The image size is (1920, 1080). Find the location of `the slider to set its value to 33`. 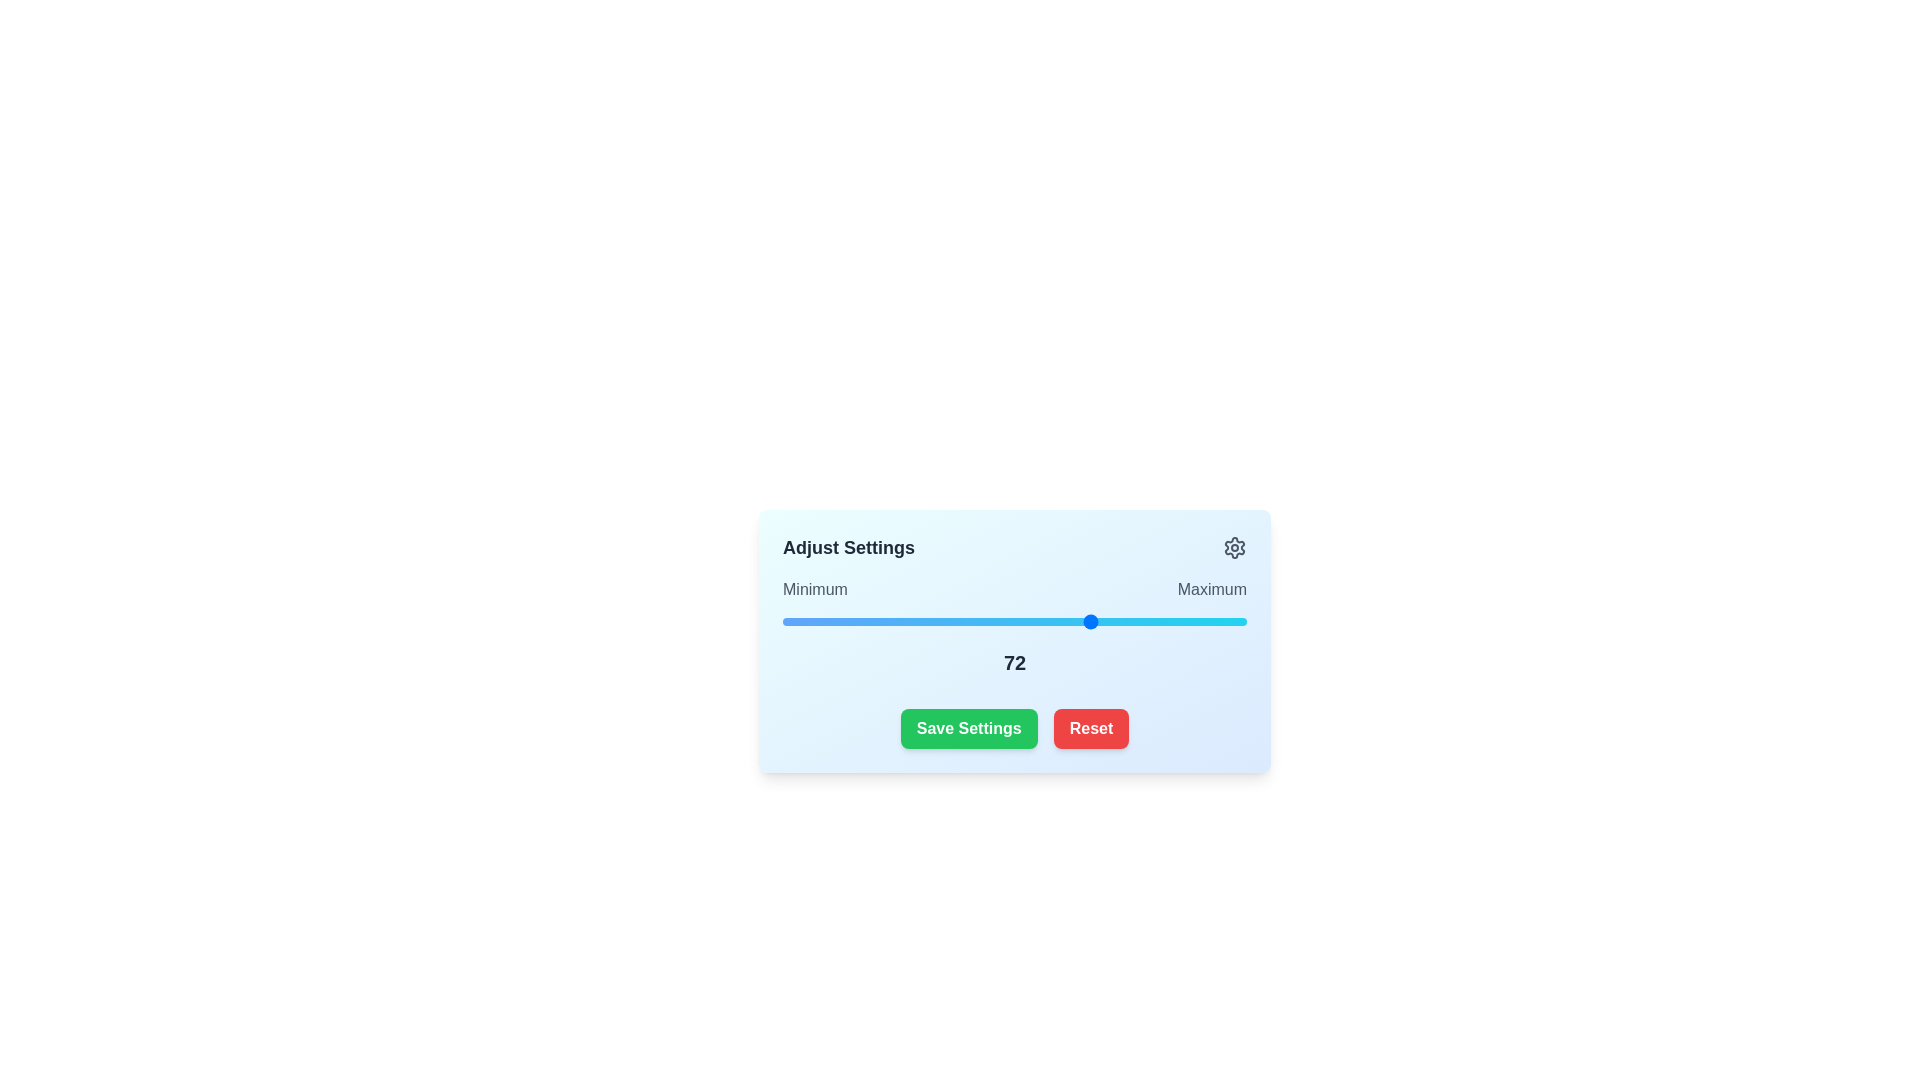

the slider to set its value to 33 is located at coordinates (880, 620).